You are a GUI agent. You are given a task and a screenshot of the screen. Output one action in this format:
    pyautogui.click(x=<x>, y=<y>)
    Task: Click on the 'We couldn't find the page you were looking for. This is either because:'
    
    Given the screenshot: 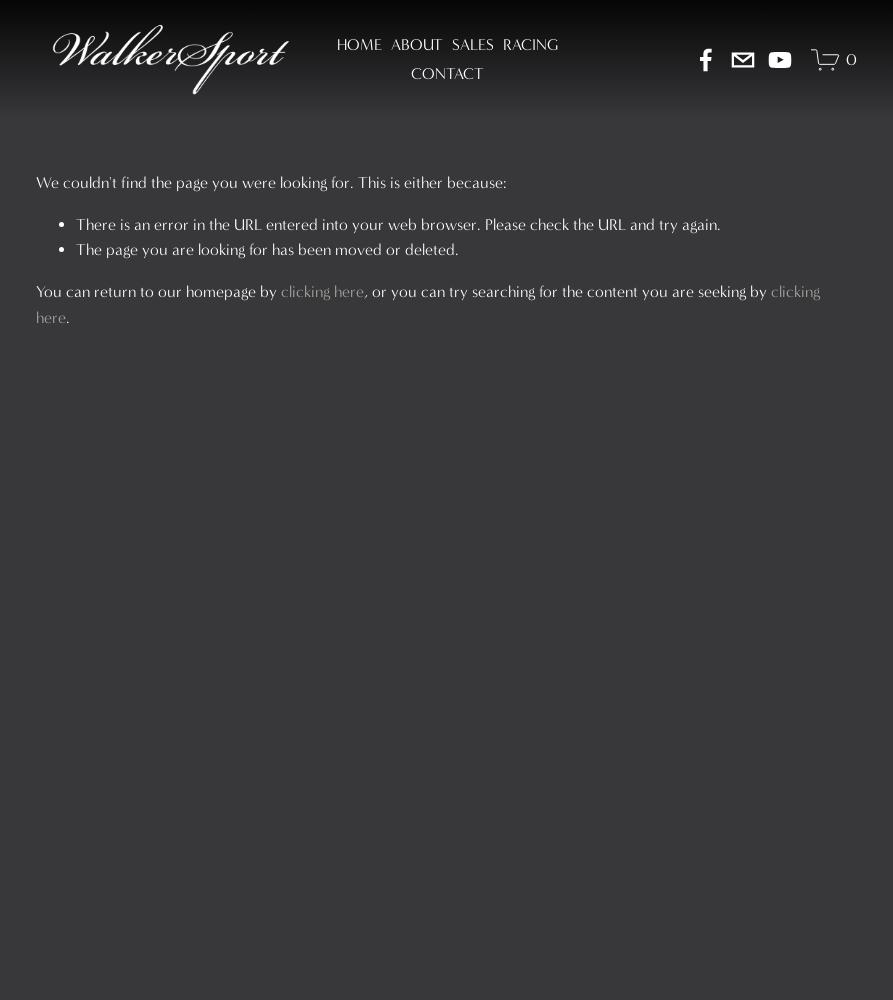 What is the action you would take?
    pyautogui.click(x=269, y=181)
    